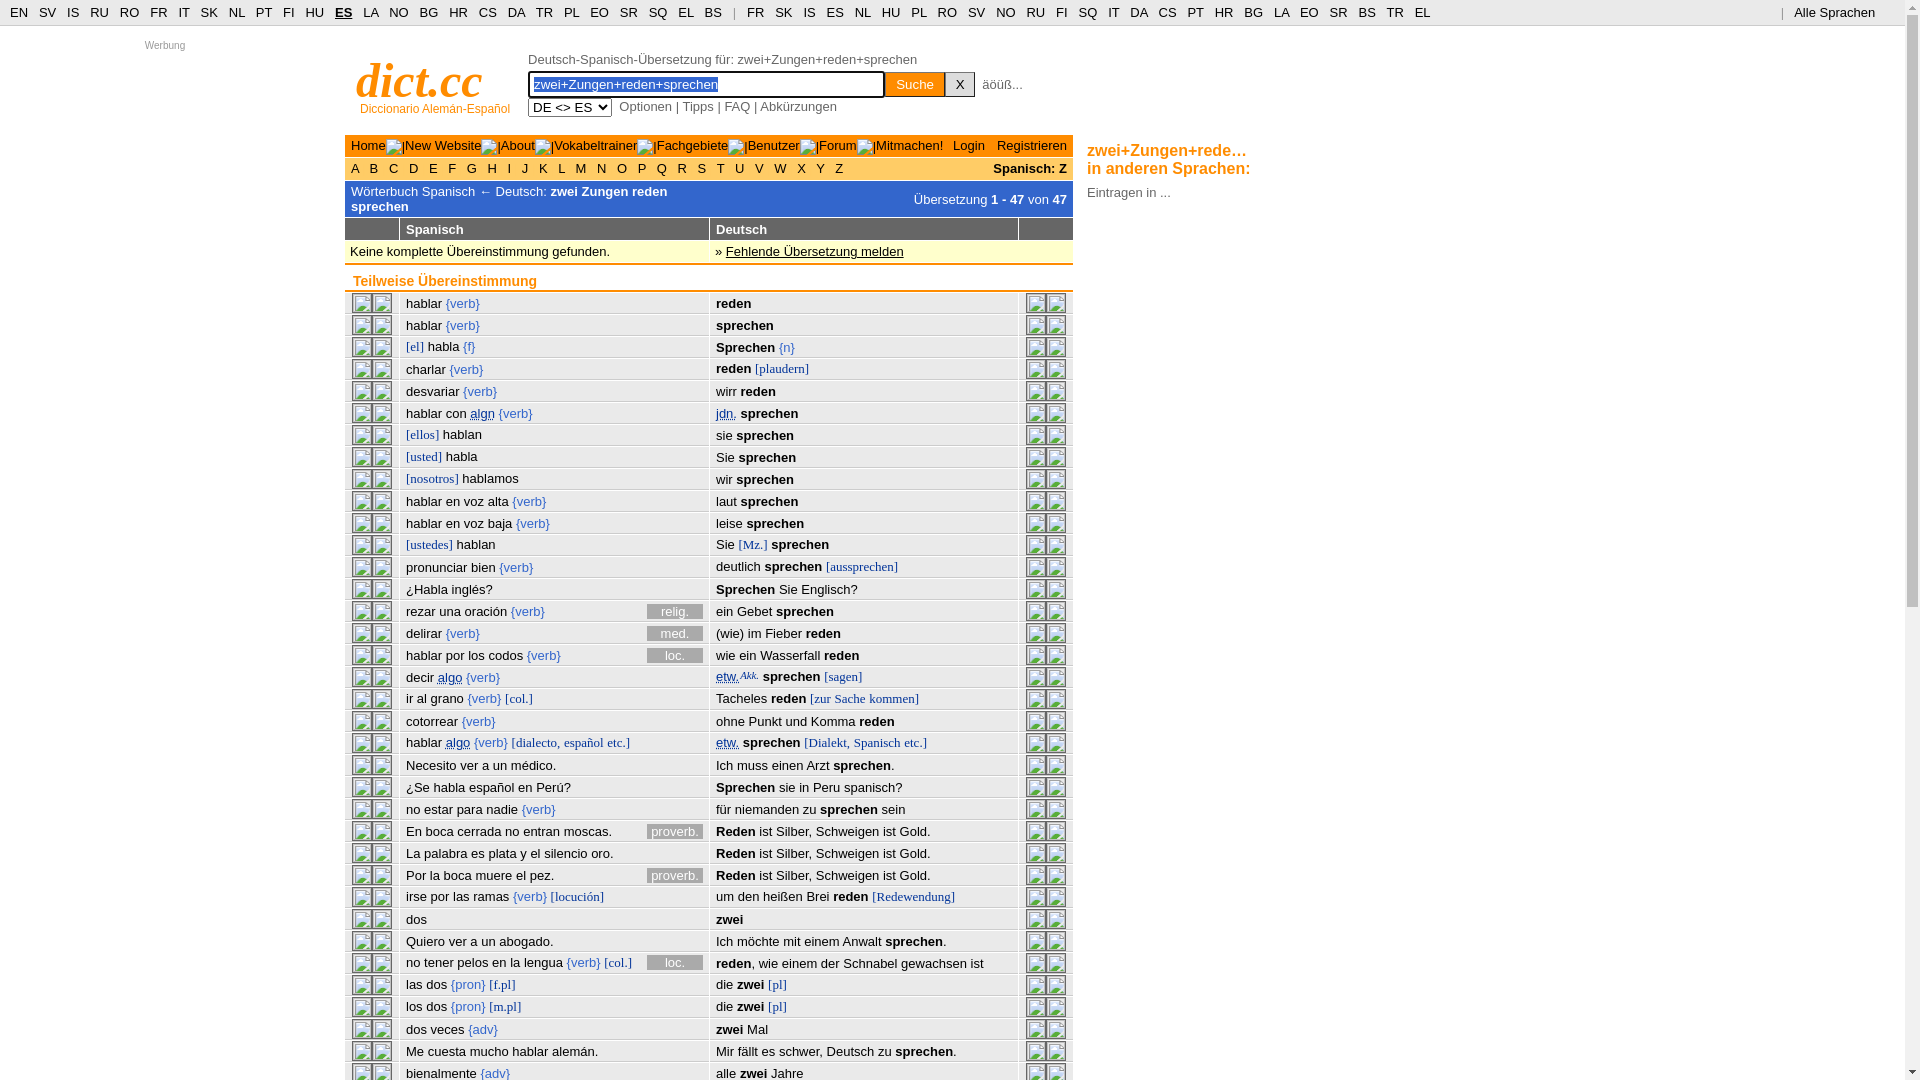  Describe the element at coordinates (737, 457) in the screenshot. I see `'sprechen'` at that location.